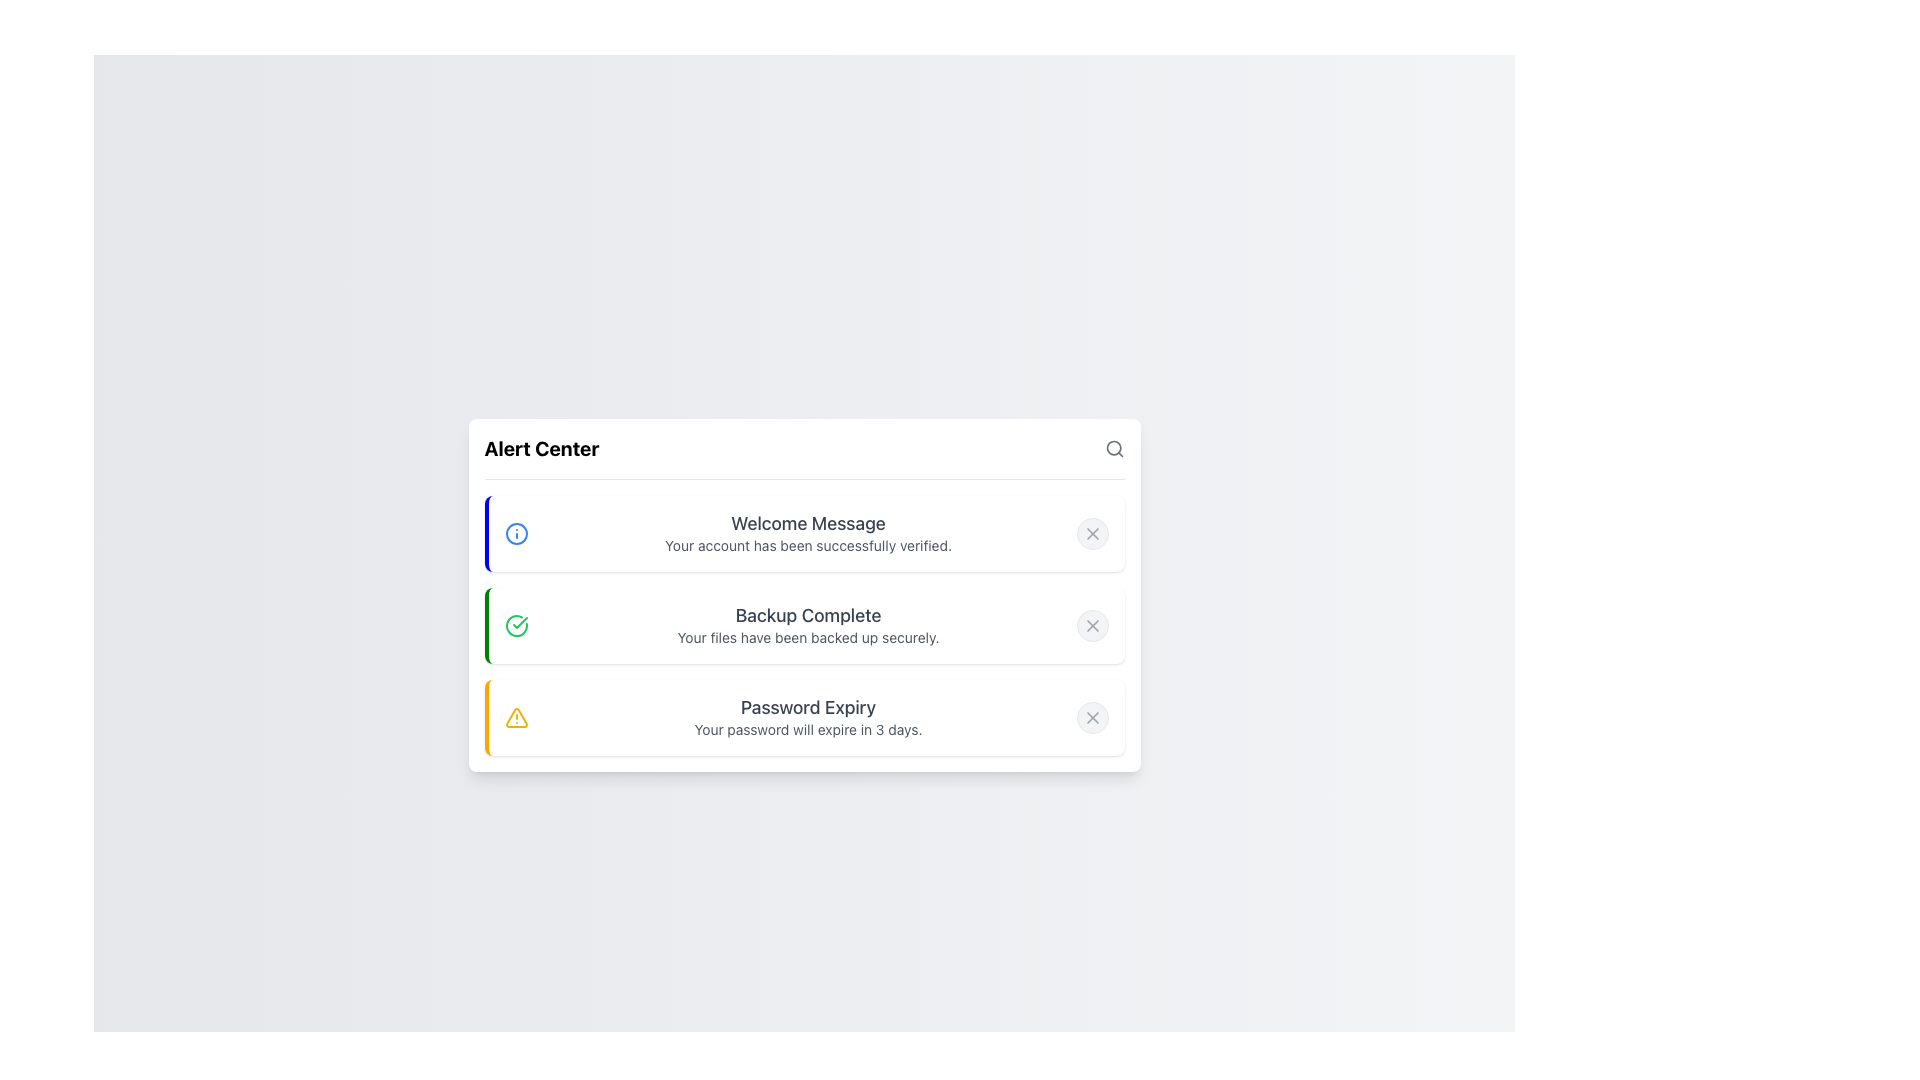  I want to click on the close button with a light gray background and a gray 'X' icon located in the 'Password Expiry' section of the notification list to change its background color, so click(1091, 716).